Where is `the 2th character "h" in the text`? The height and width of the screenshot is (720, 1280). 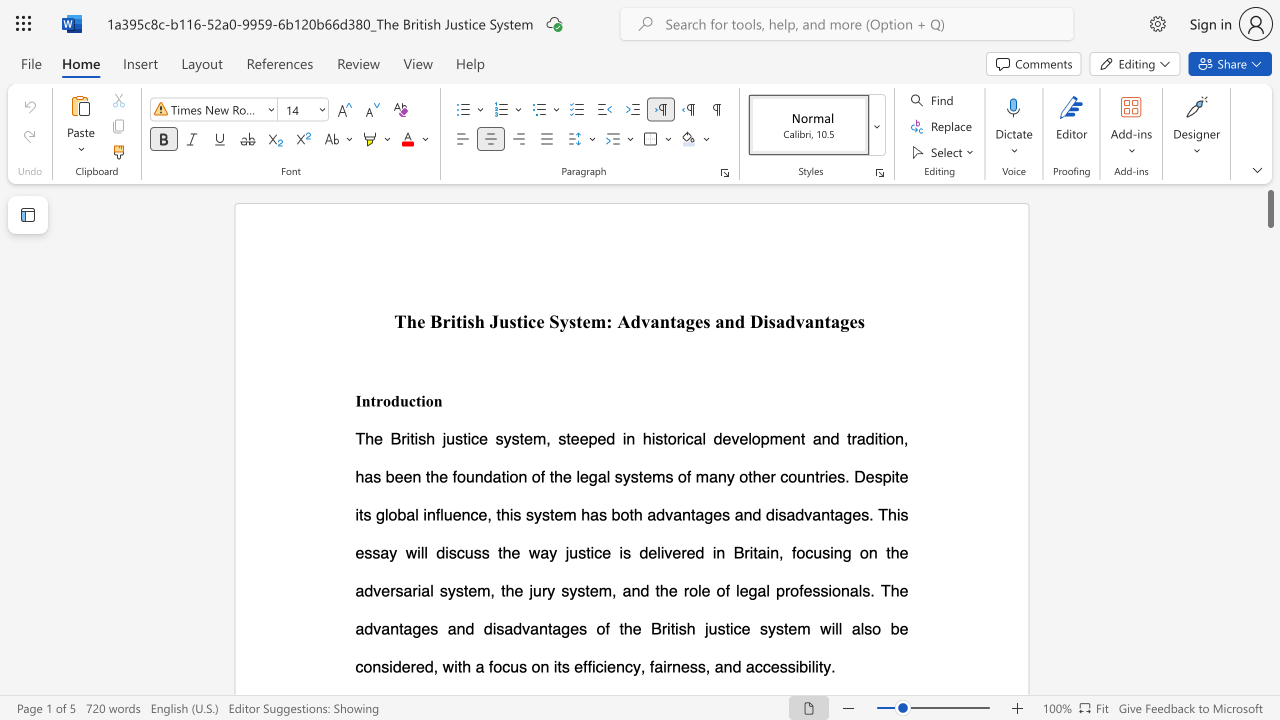
the 2th character "h" in the text is located at coordinates (478, 320).